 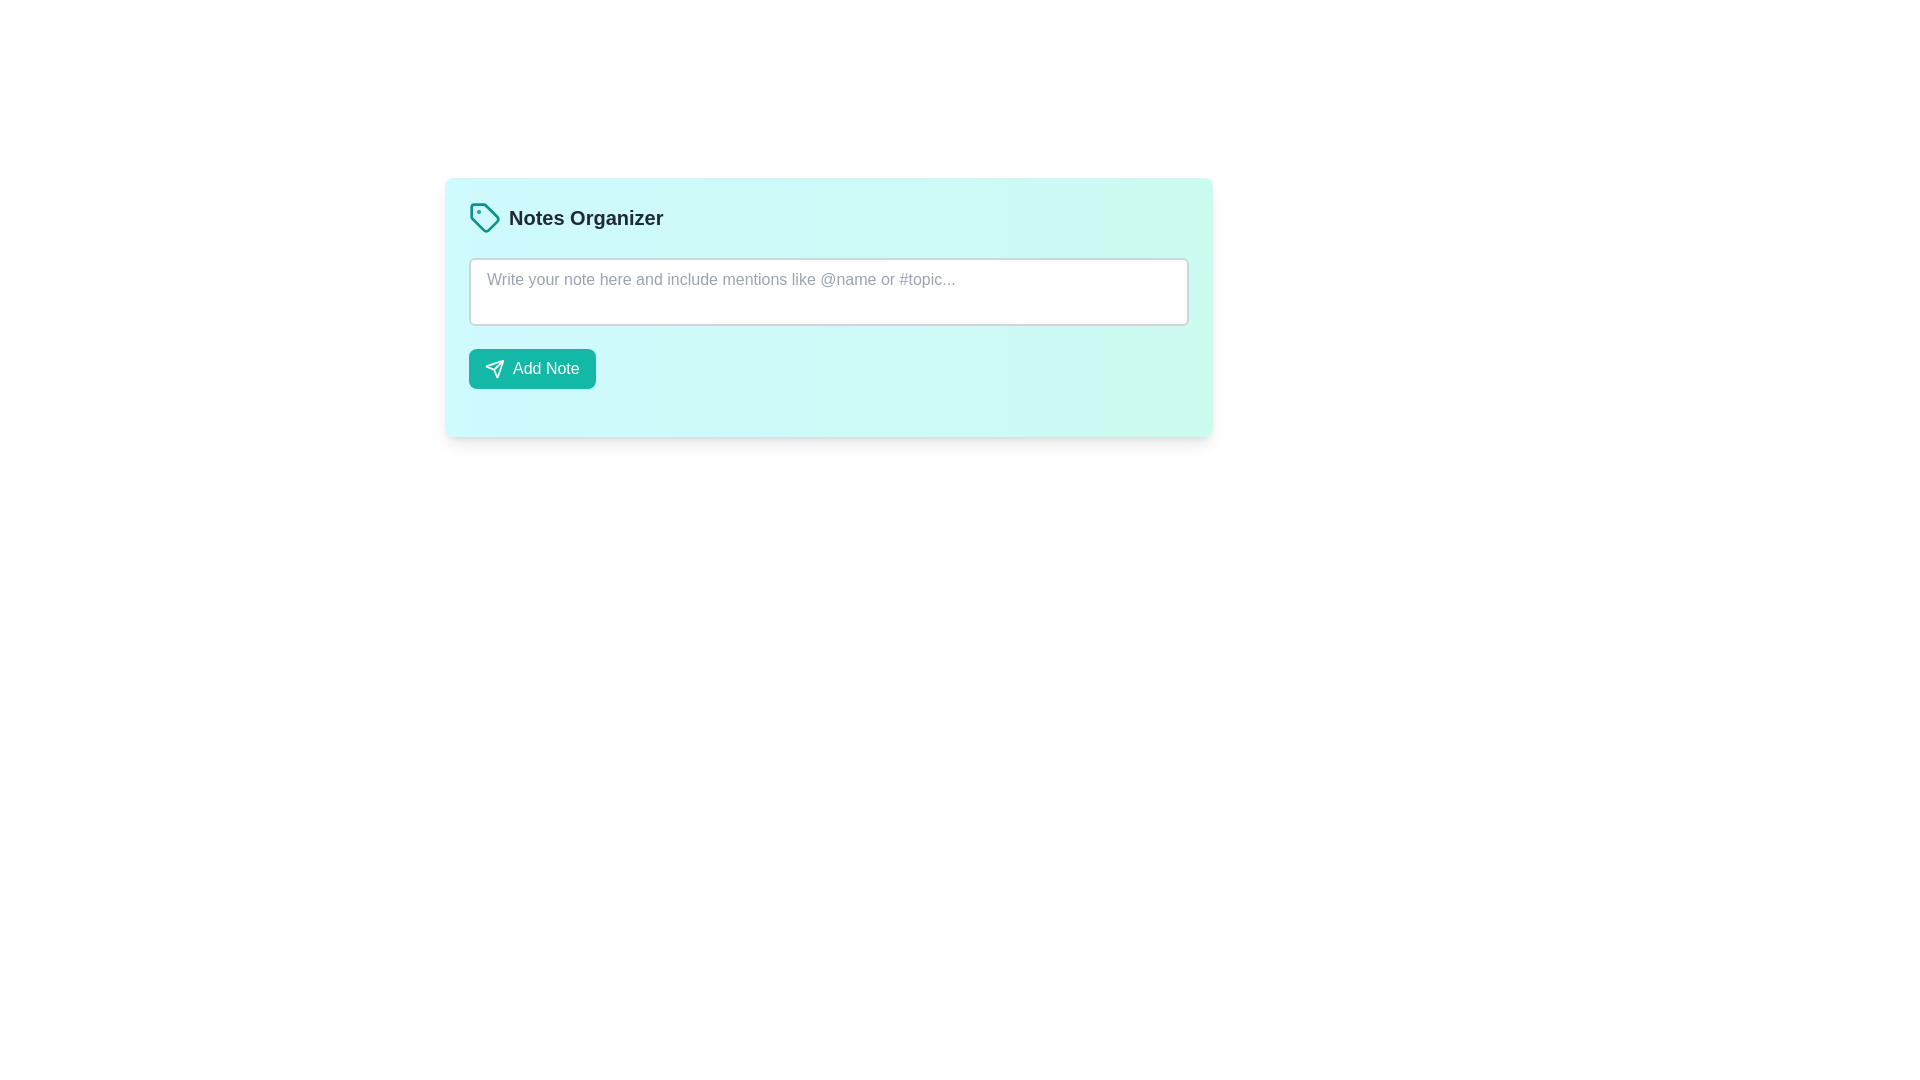 I want to click on the text input area with placeholder 'Write your note here and include mentions like @name or #topic...' to focus on it, so click(x=829, y=292).